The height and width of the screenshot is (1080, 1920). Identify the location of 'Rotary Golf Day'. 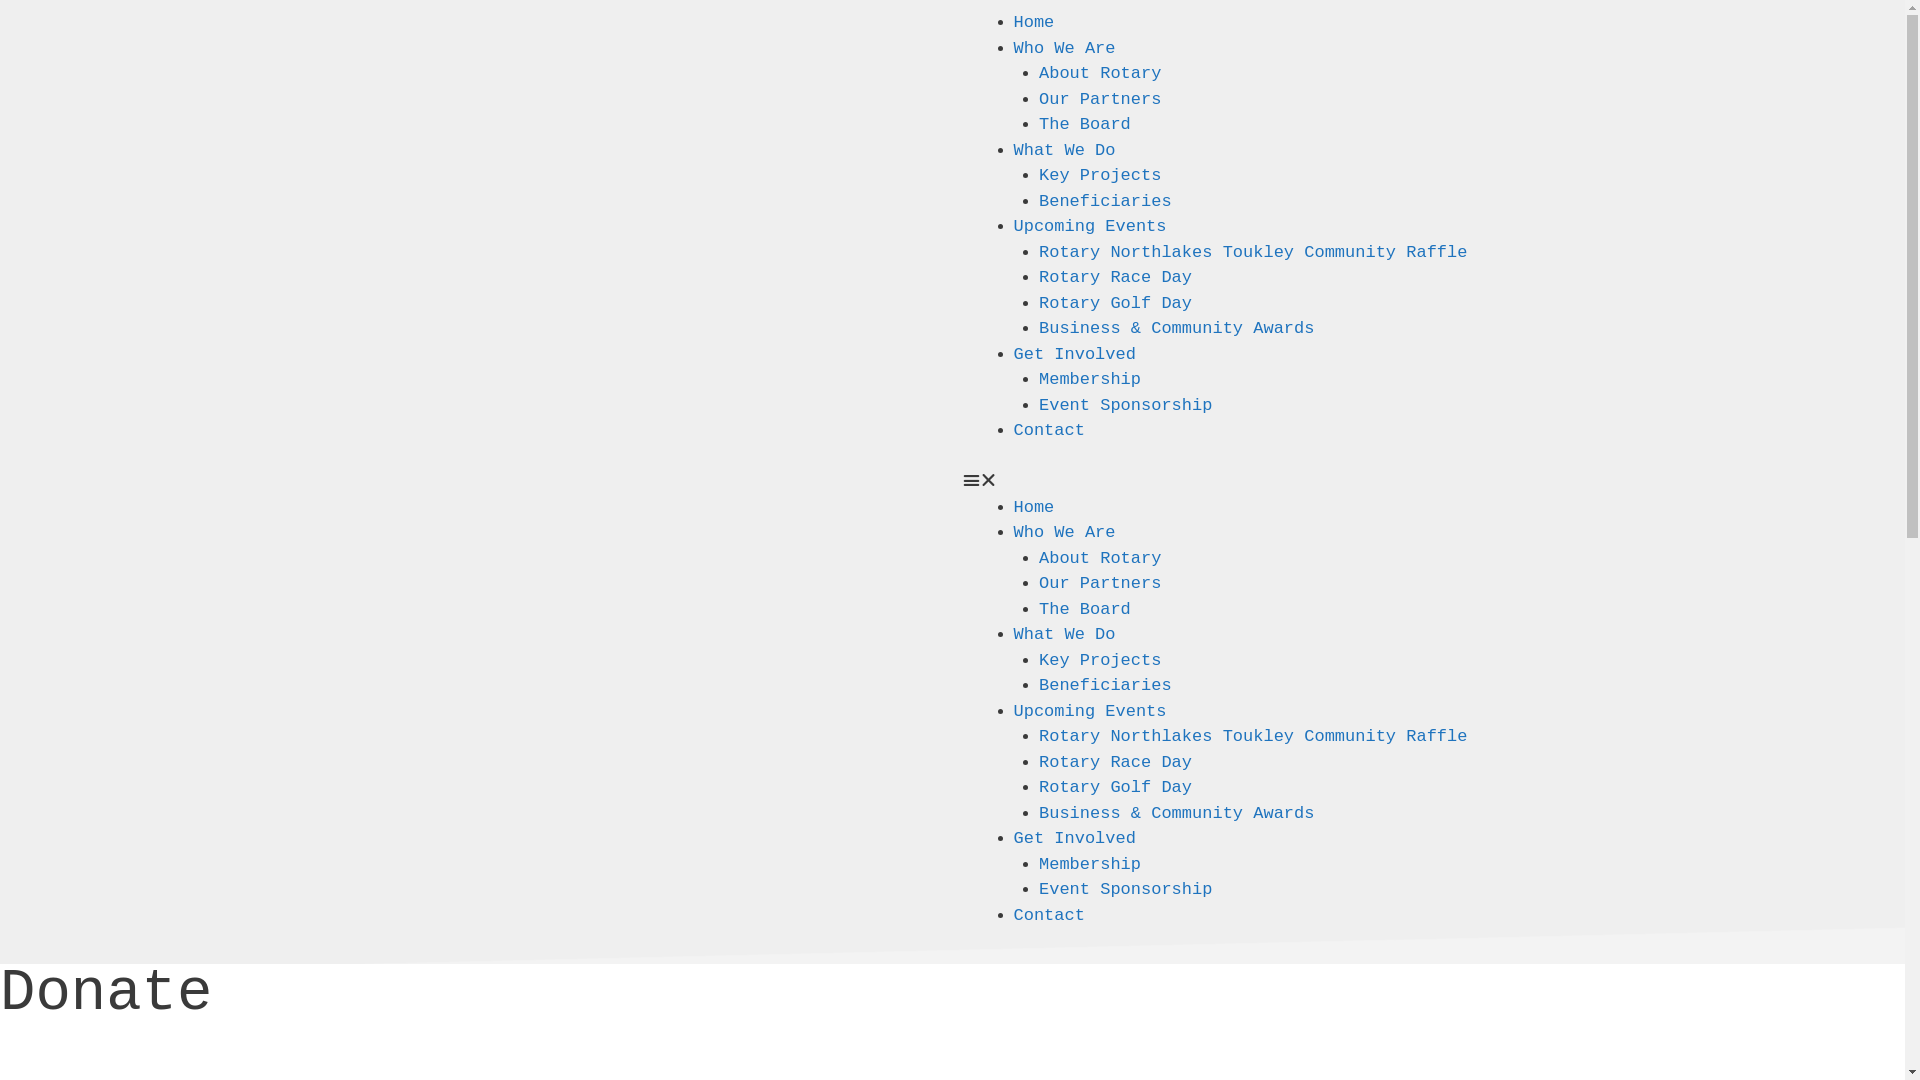
(1114, 786).